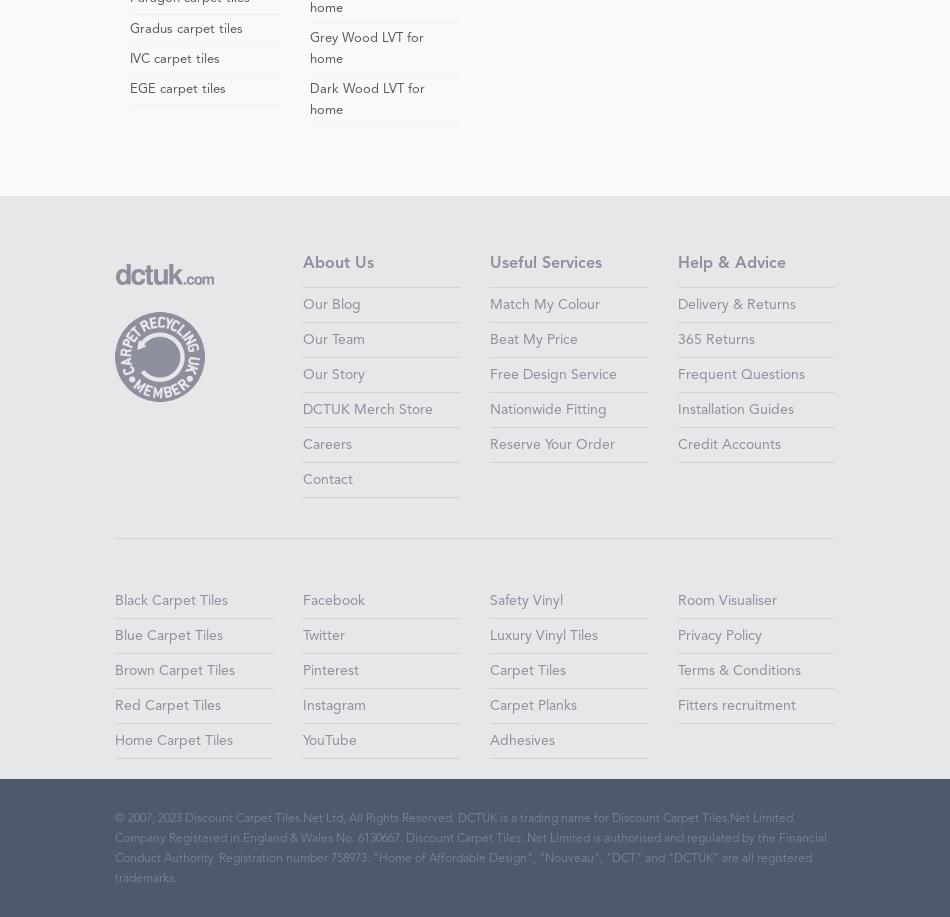 Image resolution: width=950 pixels, height=917 pixels. What do you see at coordinates (734, 304) in the screenshot?
I see `'Delivery & Returns'` at bounding box center [734, 304].